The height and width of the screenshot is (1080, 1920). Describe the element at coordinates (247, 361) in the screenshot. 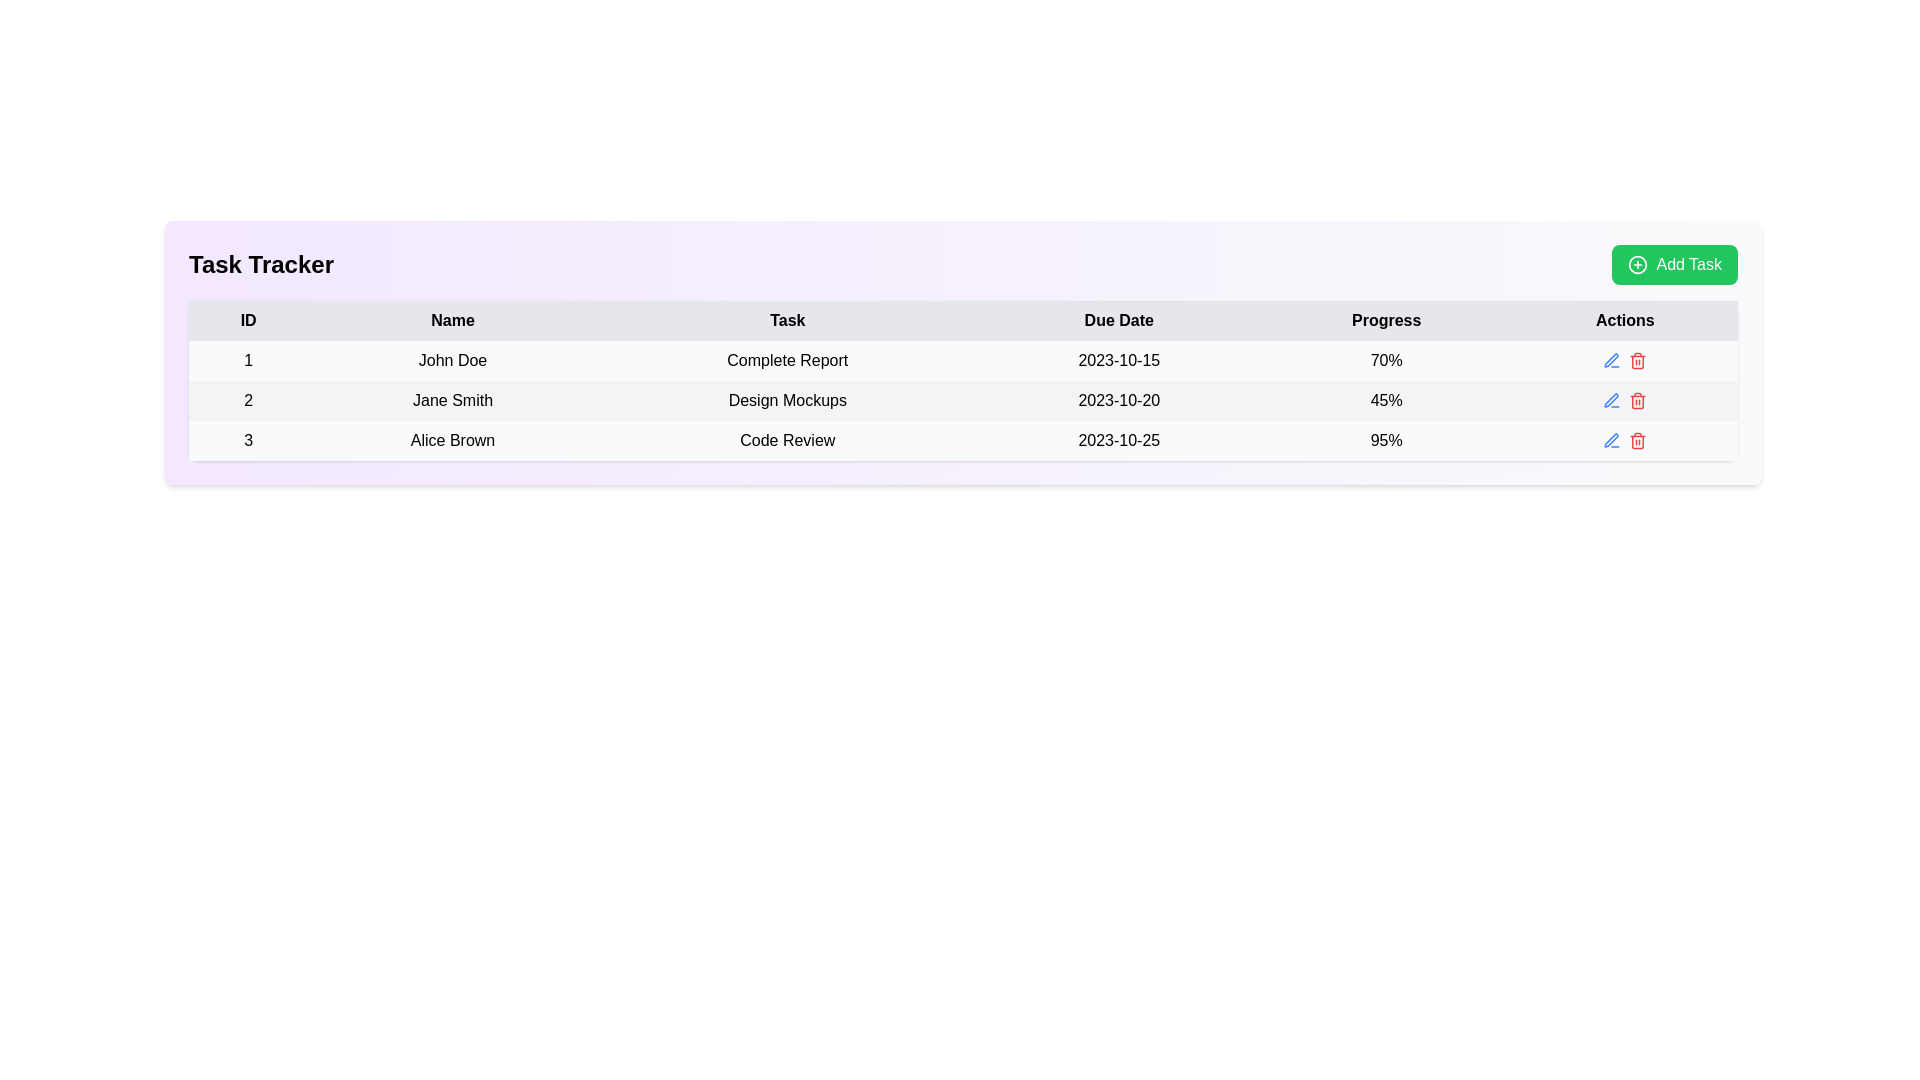

I see `the bold numeral '1' text label located in the first column of the first row of the task information table, which serves as an index or identifier` at that location.